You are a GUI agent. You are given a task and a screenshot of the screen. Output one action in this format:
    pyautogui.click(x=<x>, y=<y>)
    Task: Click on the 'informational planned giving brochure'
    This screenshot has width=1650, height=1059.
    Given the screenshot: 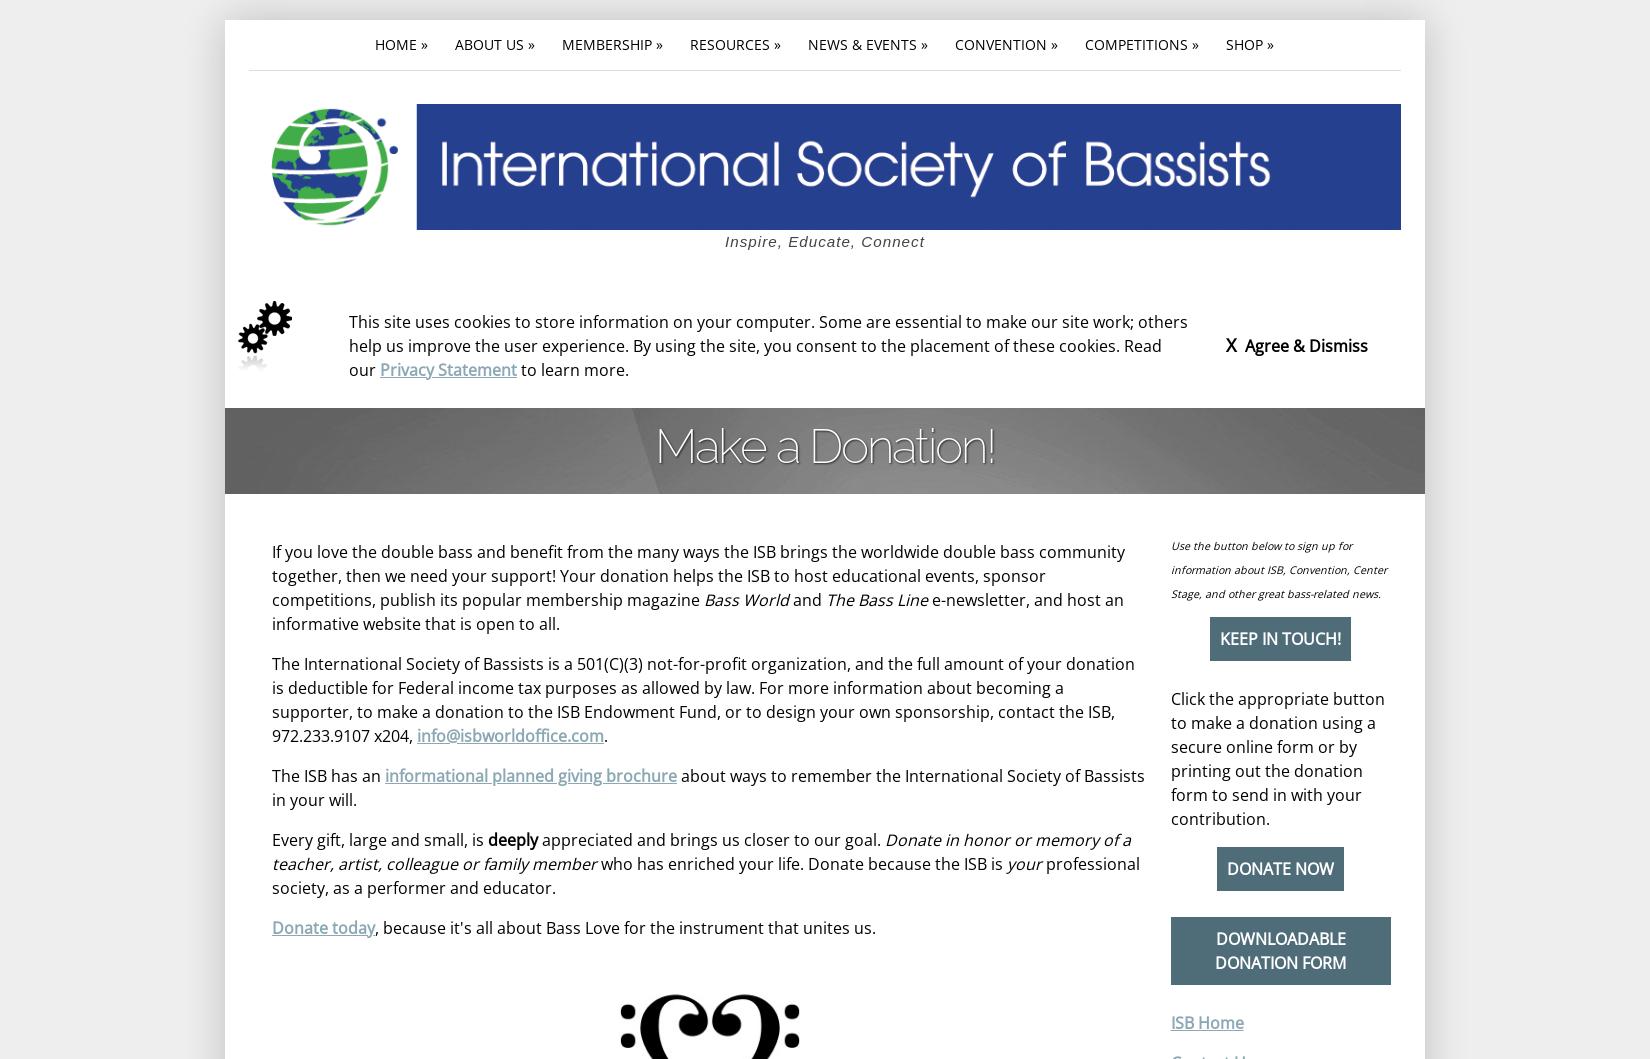 What is the action you would take?
    pyautogui.click(x=529, y=773)
    